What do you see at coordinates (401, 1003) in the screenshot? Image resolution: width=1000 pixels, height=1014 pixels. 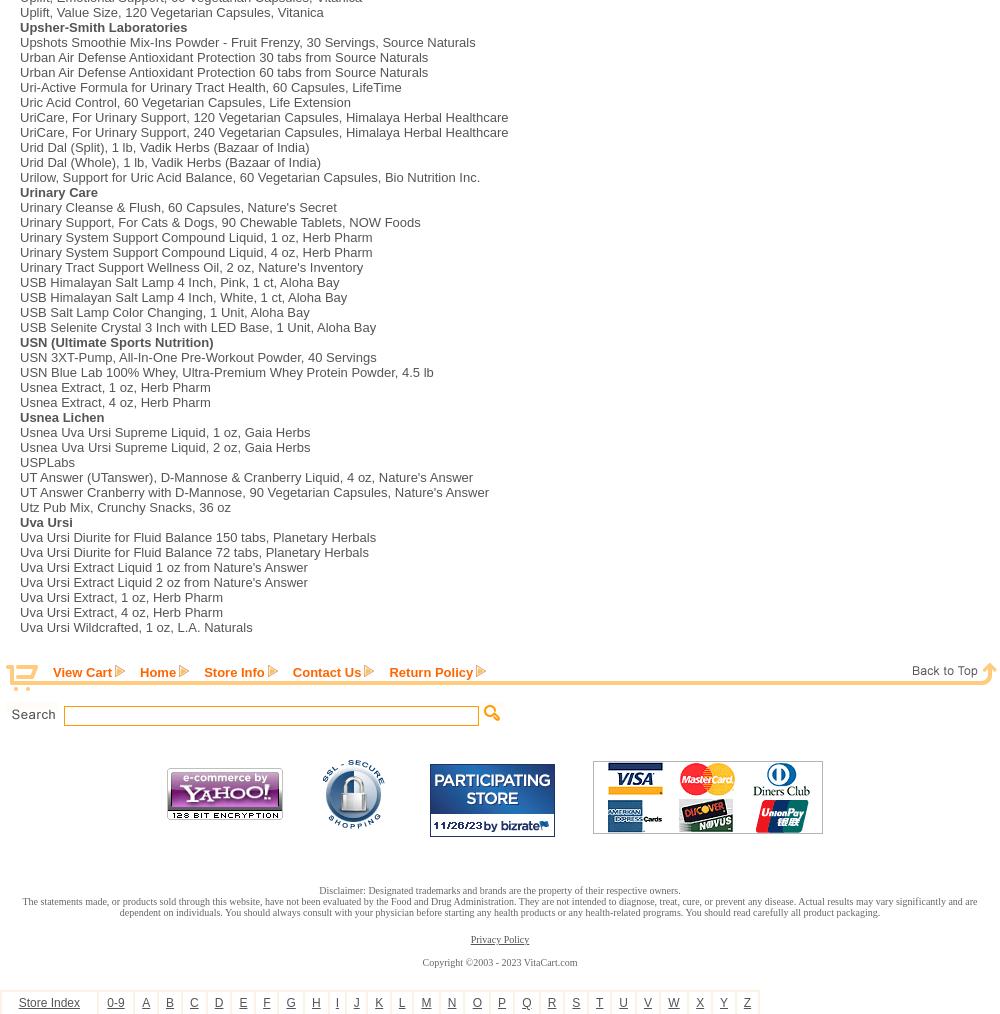 I see `'L'` at bounding box center [401, 1003].